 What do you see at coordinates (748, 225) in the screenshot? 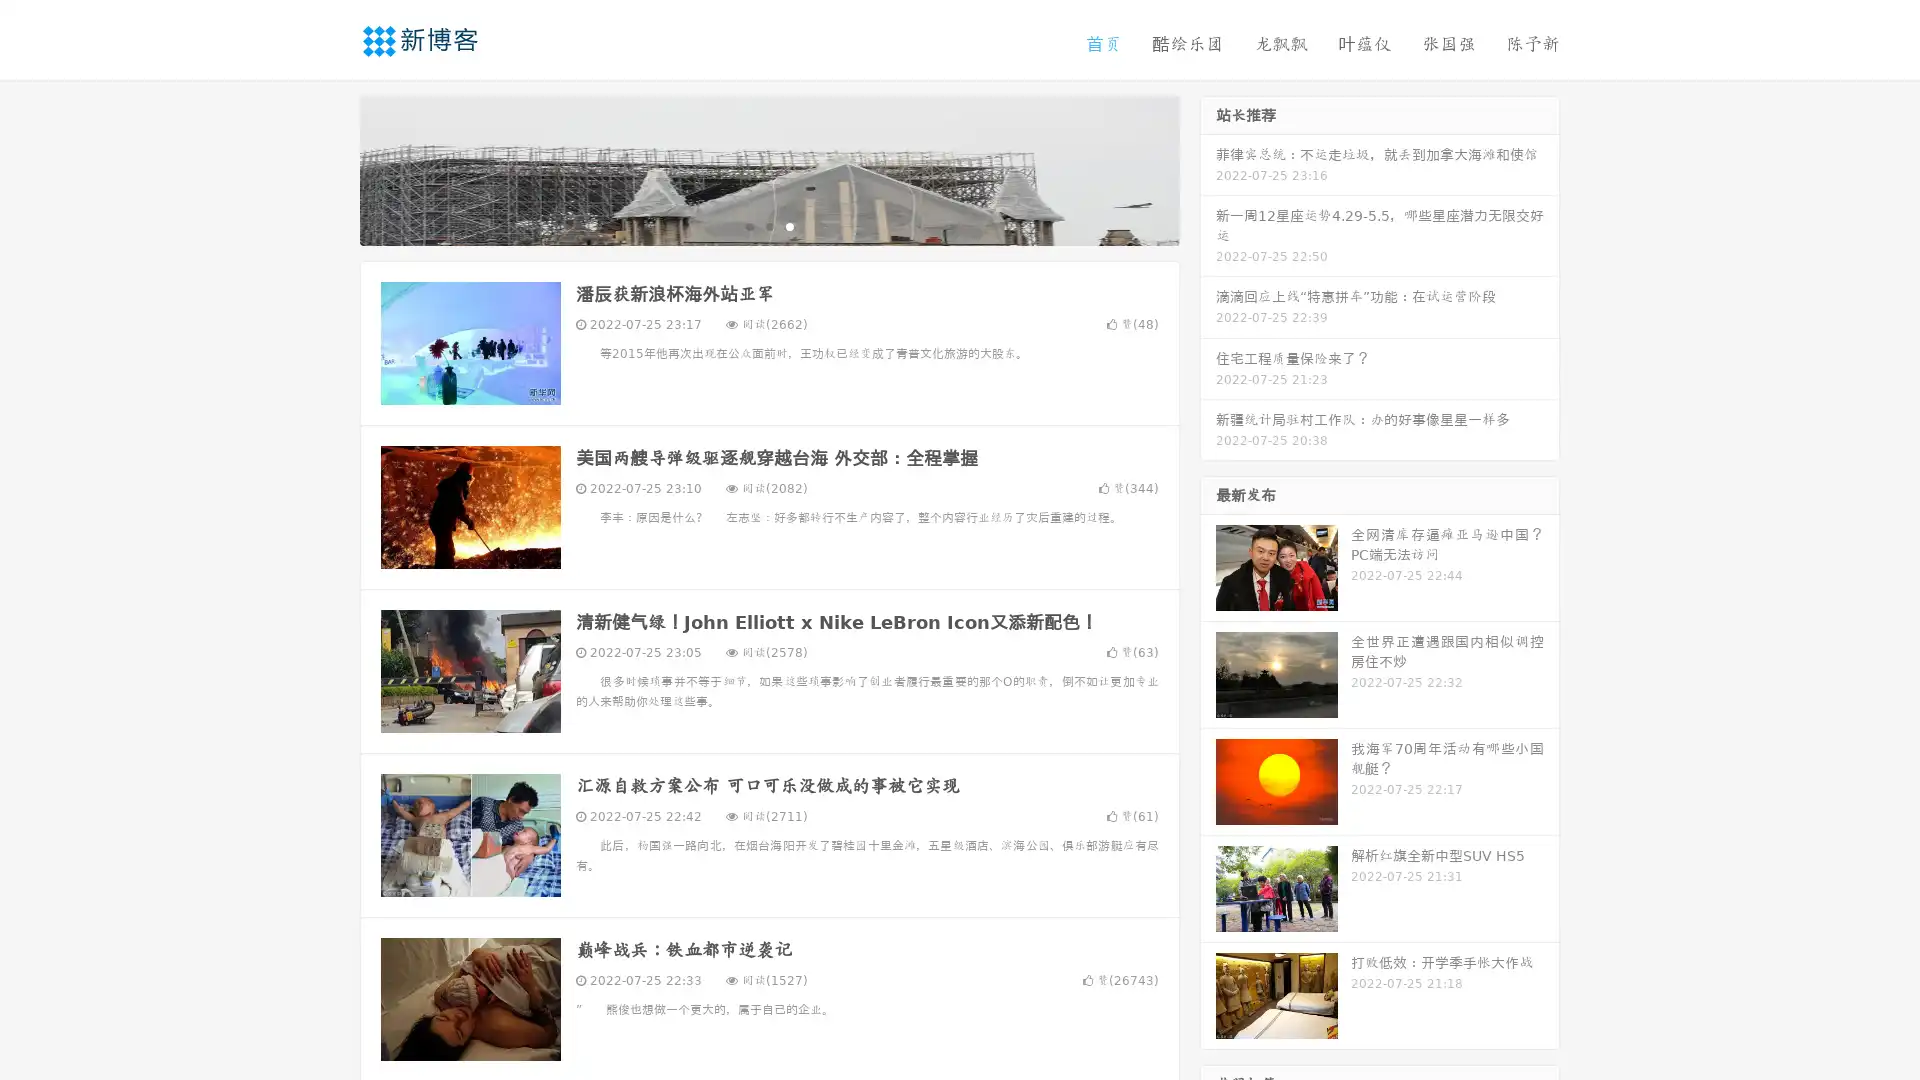
I see `Go to slide 1` at bounding box center [748, 225].